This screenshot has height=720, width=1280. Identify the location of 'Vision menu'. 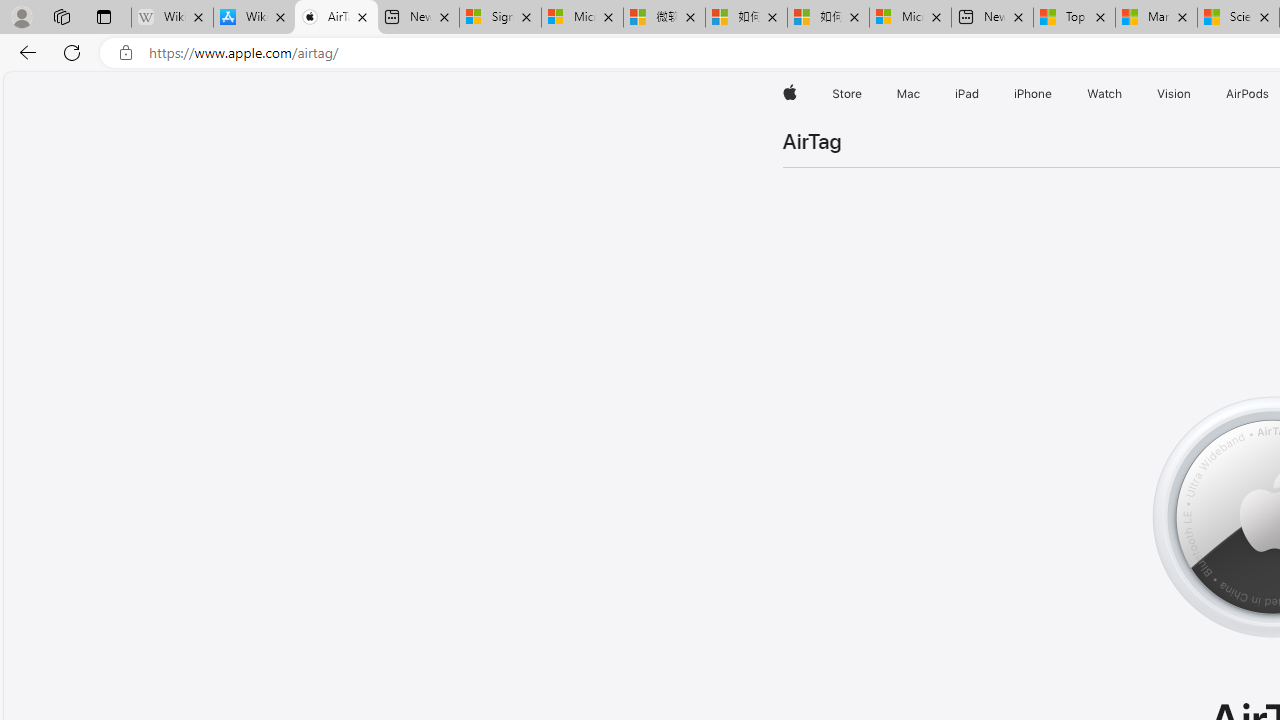
(1195, 93).